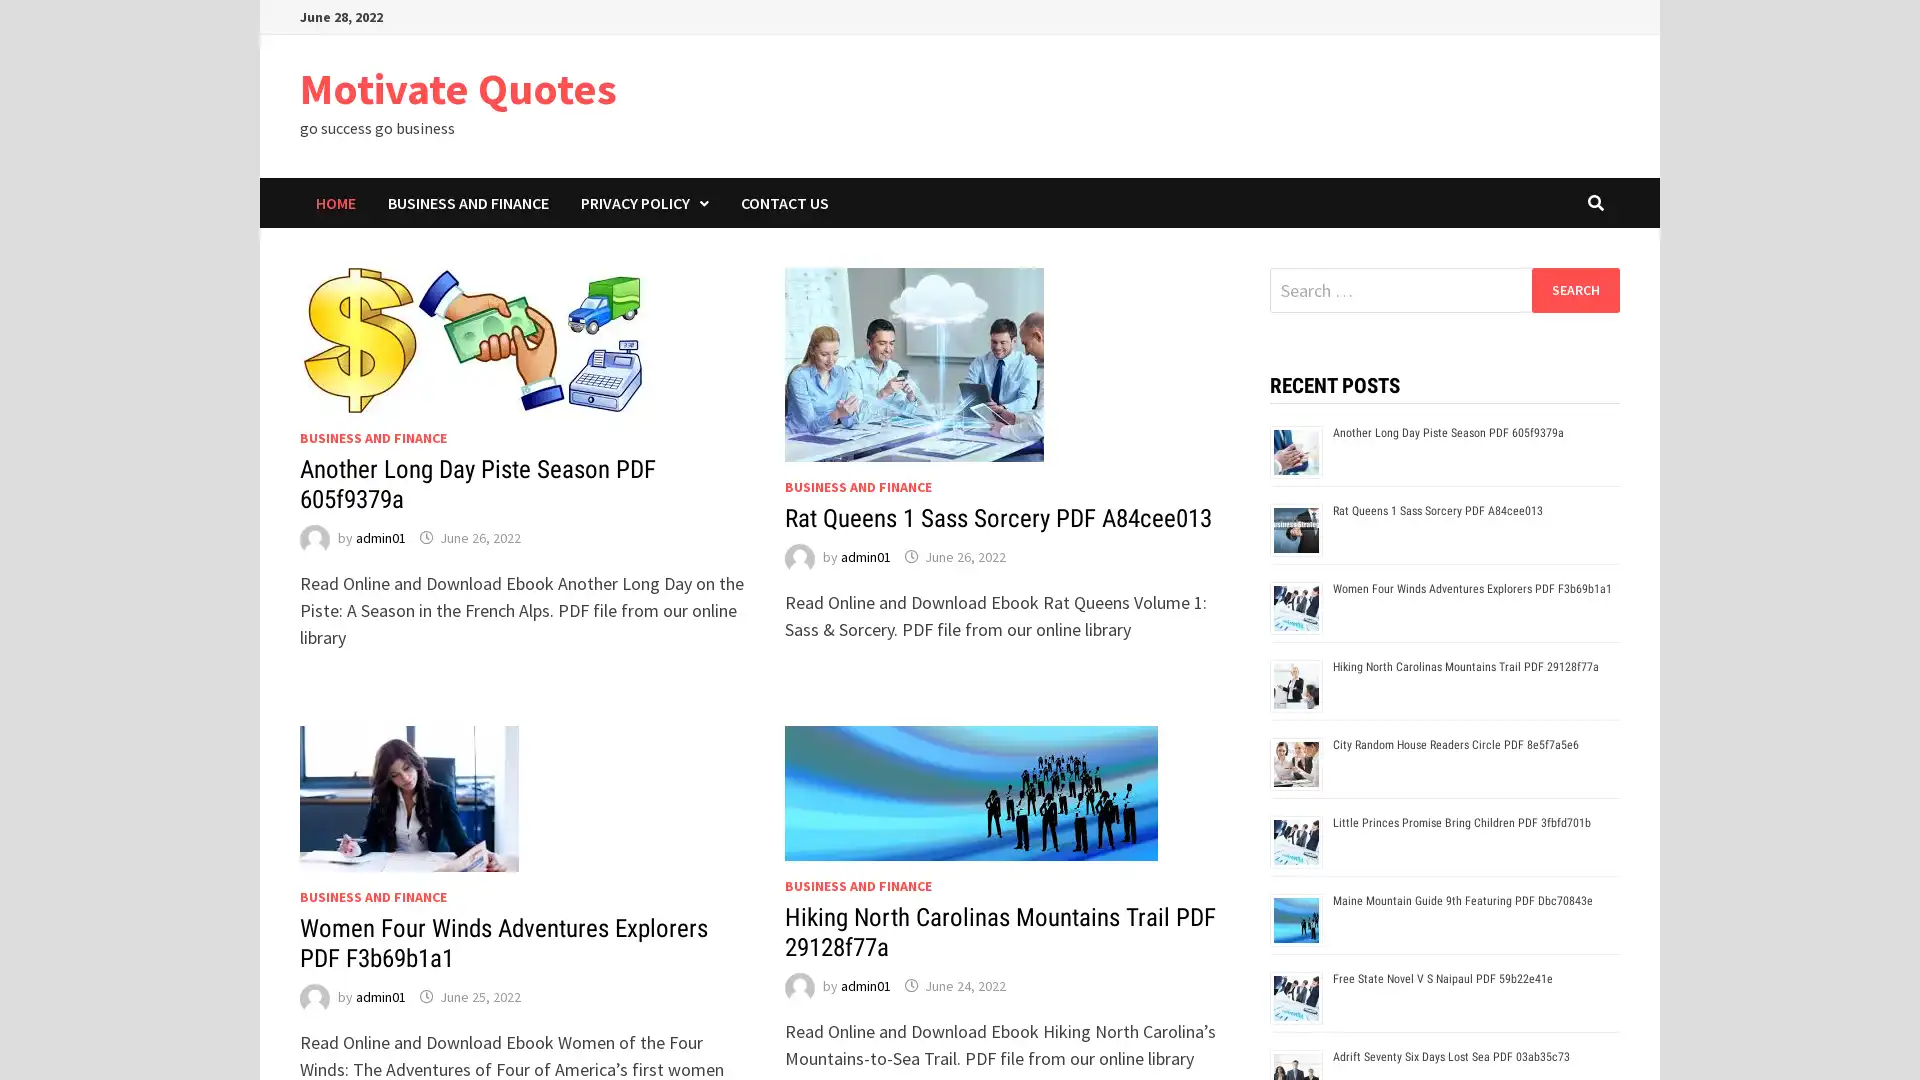 The height and width of the screenshot is (1080, 1920). What do you see at coordinates (1574, 289) in the screenshot?
I see `Search` at bounding box center [1574, 289].